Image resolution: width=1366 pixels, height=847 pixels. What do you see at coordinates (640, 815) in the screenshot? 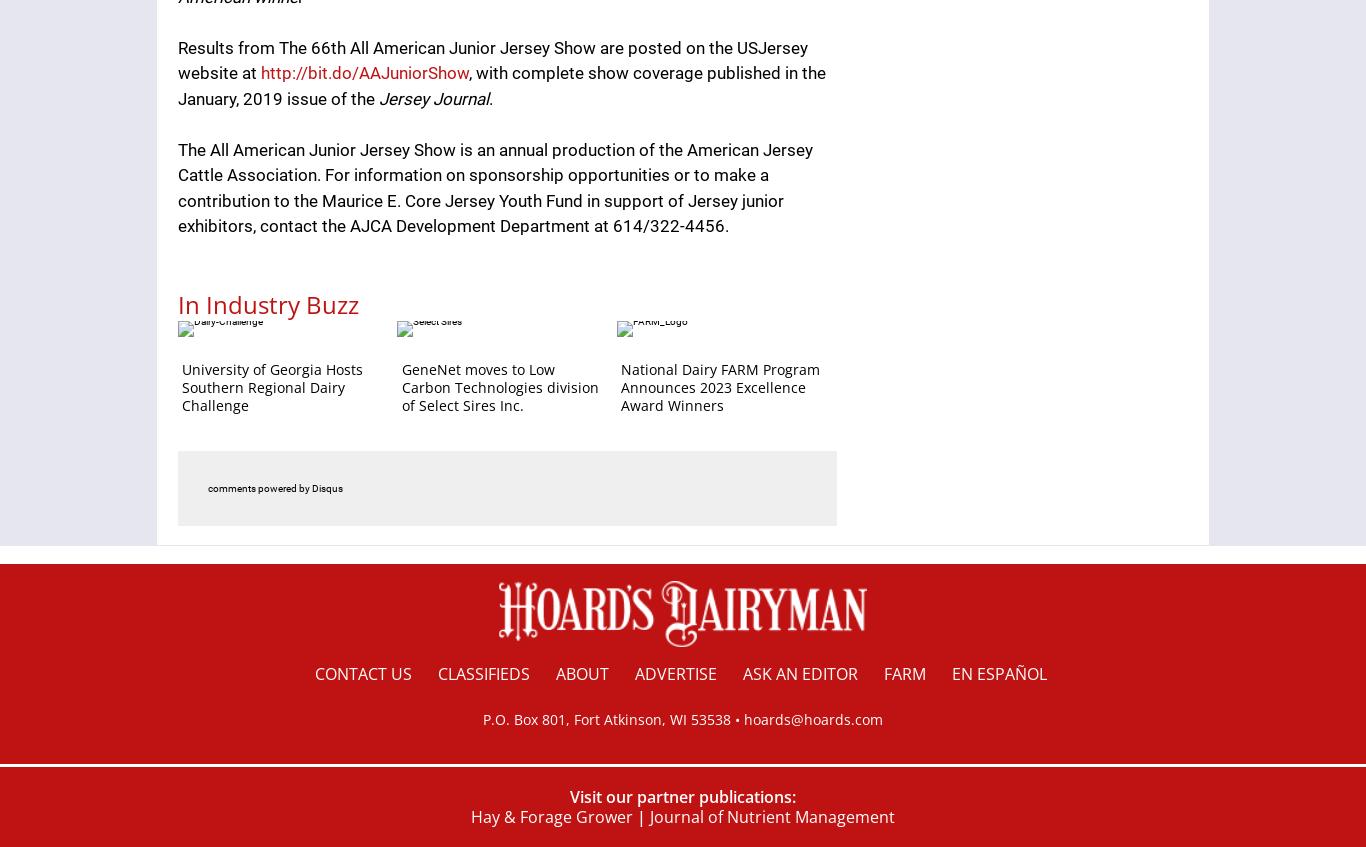
I see `'|'` at bounding box center [640, 815].